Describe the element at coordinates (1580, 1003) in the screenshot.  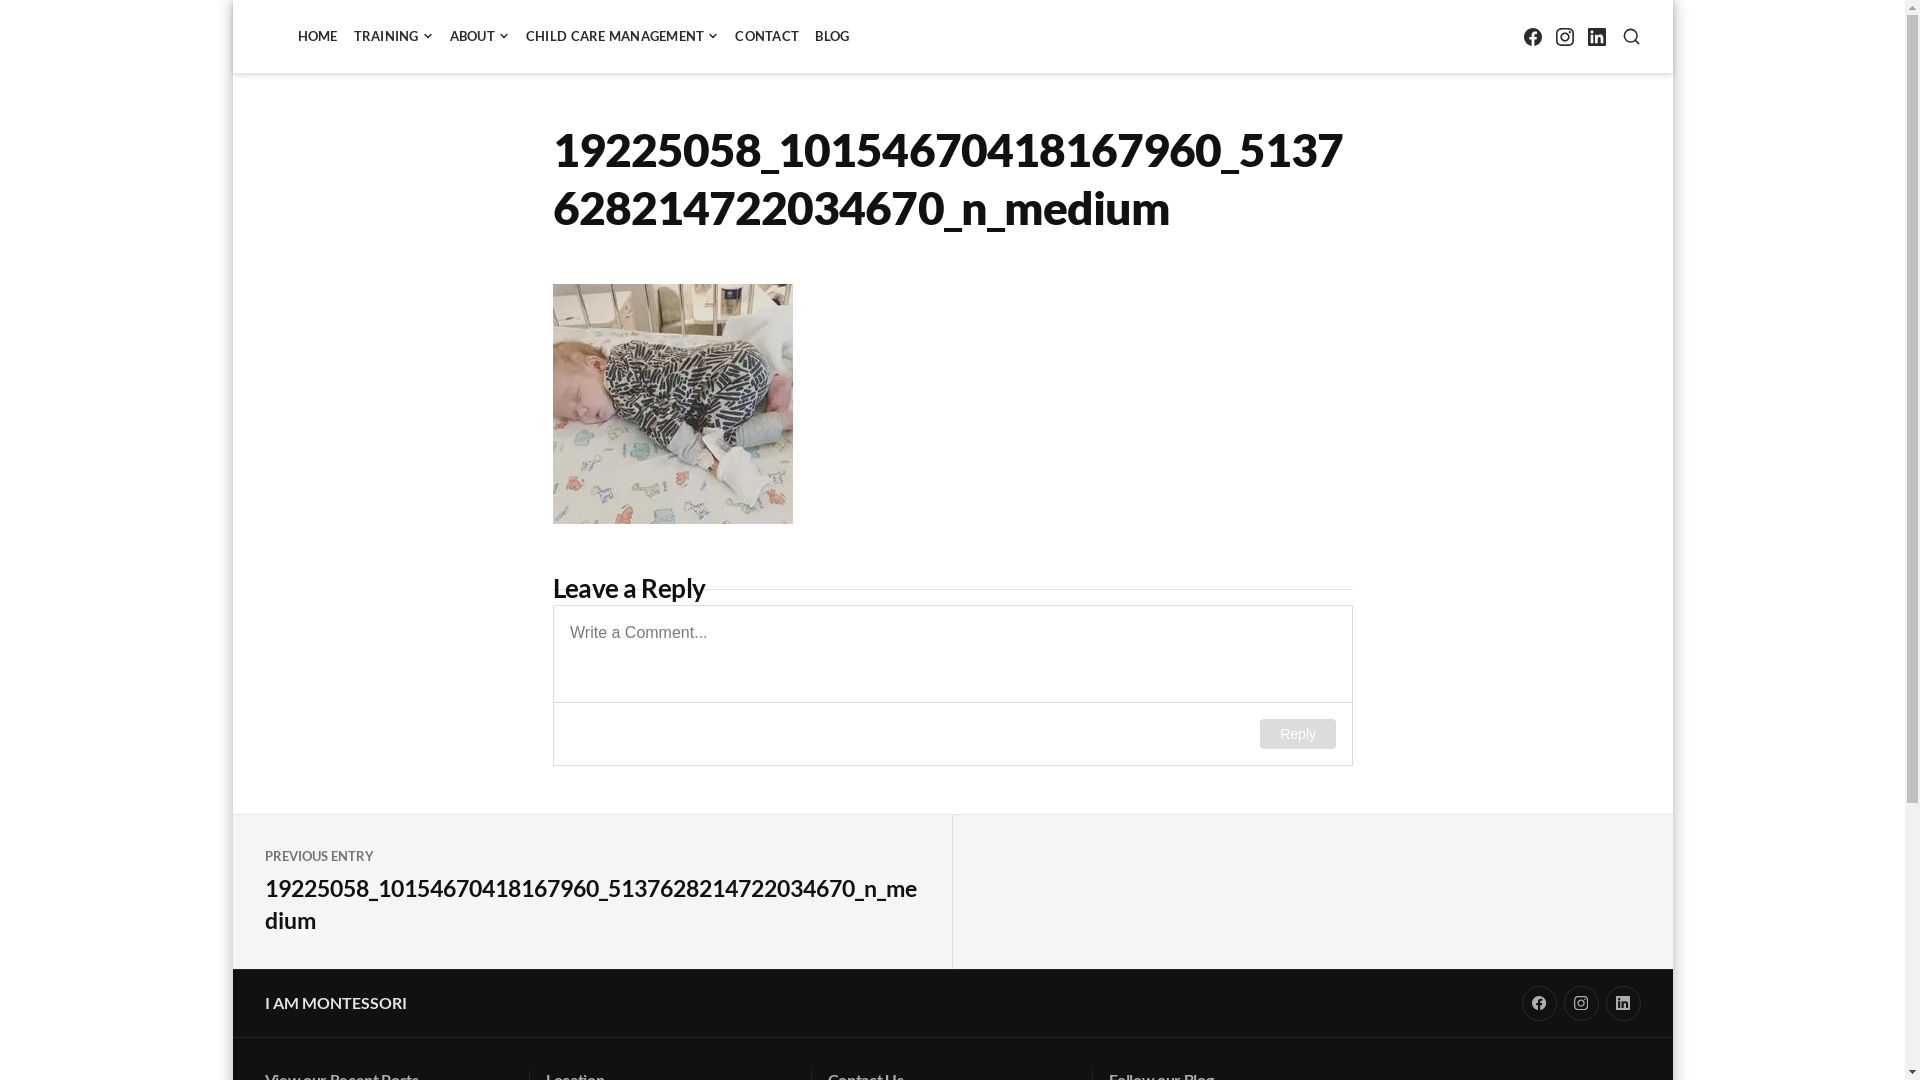
I see `'Instagram'` at that location.